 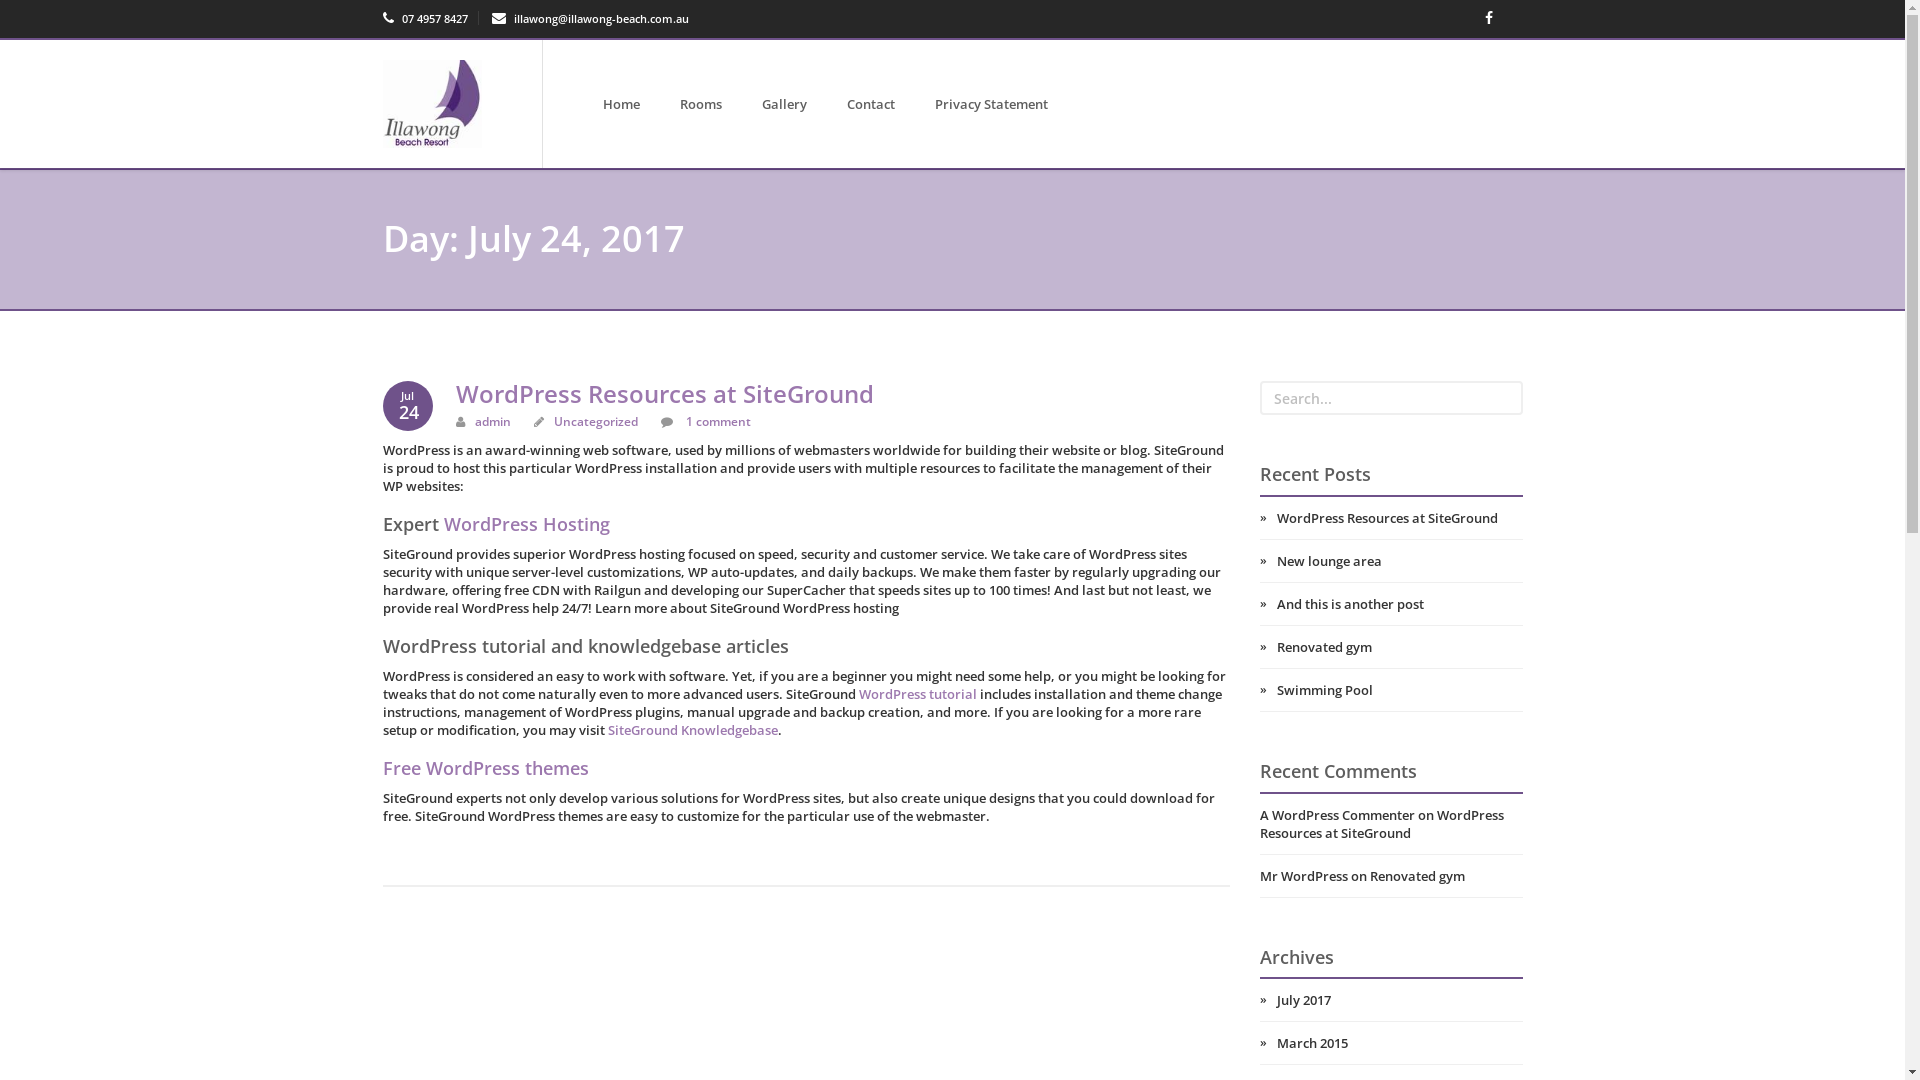 What do you see at coordinates (716, 420) in the screenshot?
I see `'1 comment'` at bounding box center [716, 420].